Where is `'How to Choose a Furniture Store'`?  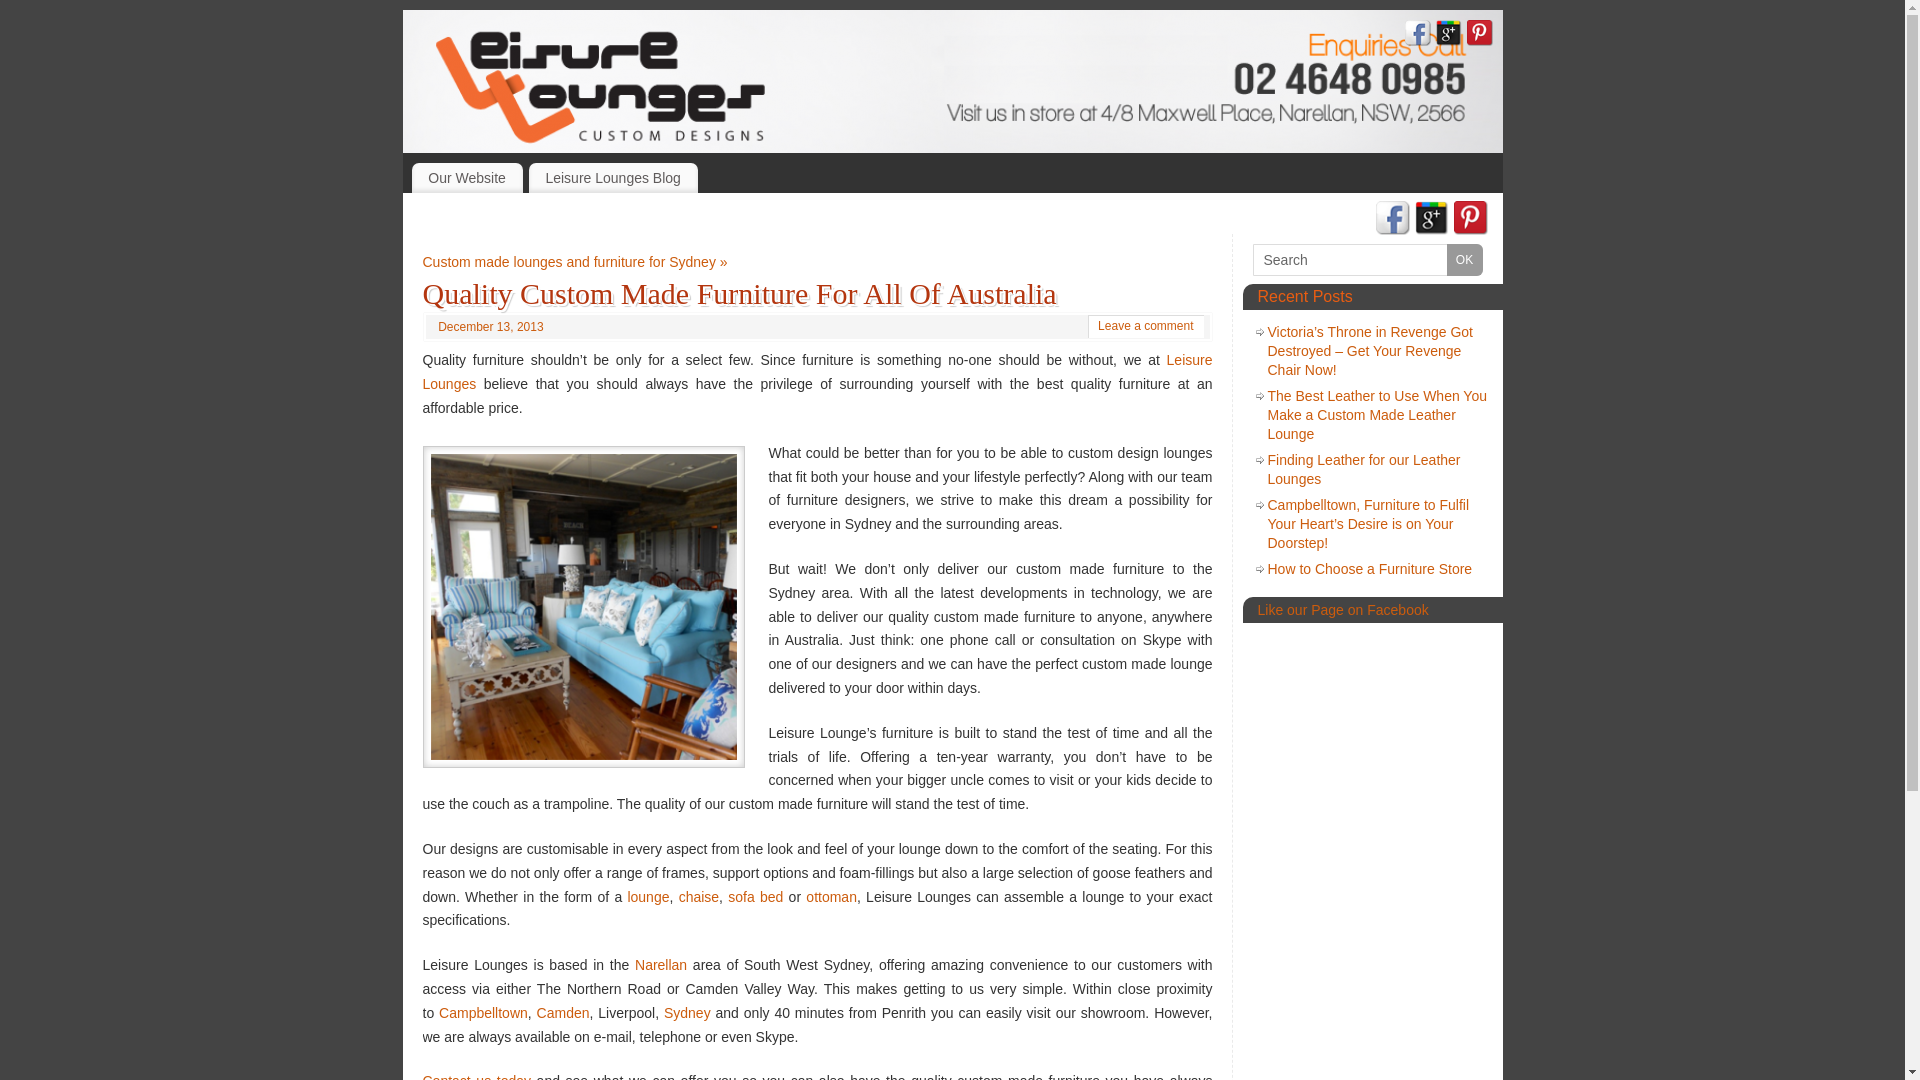 'How to Choose a Furniture Store' is located at coordinates (1369, 569).